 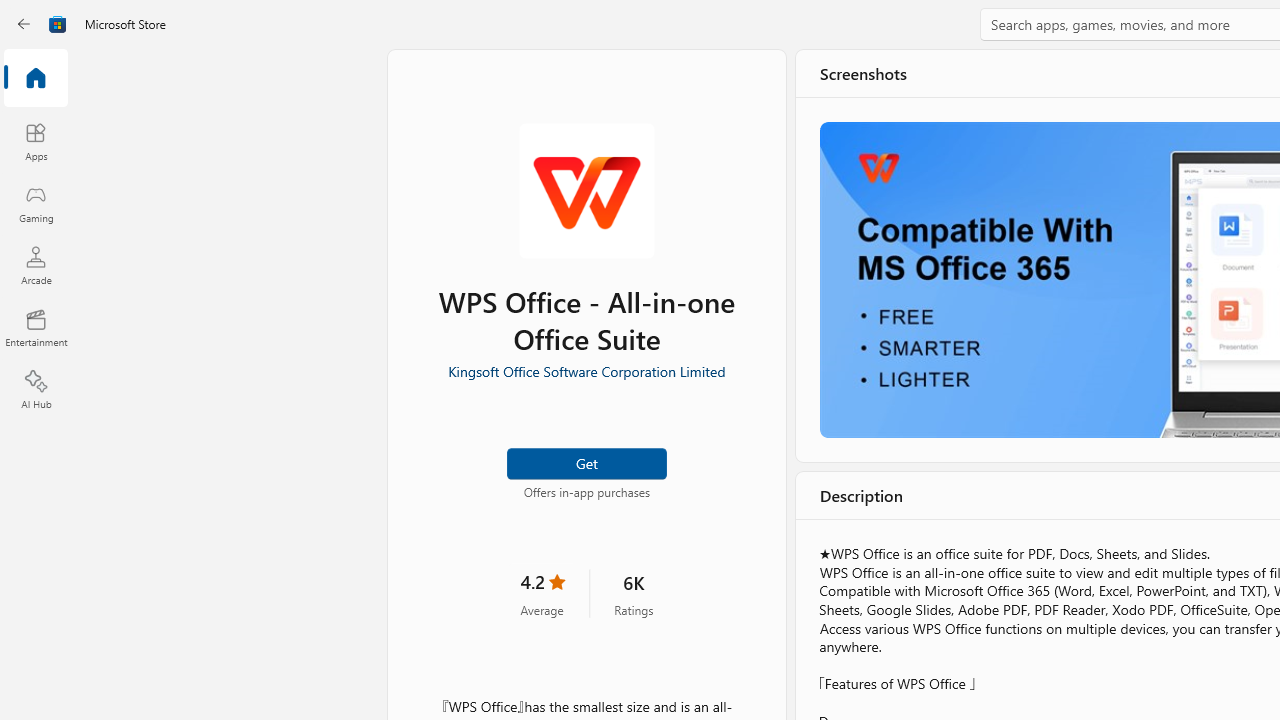 I want to click on 'Gaming', so click(x=35, y=203).